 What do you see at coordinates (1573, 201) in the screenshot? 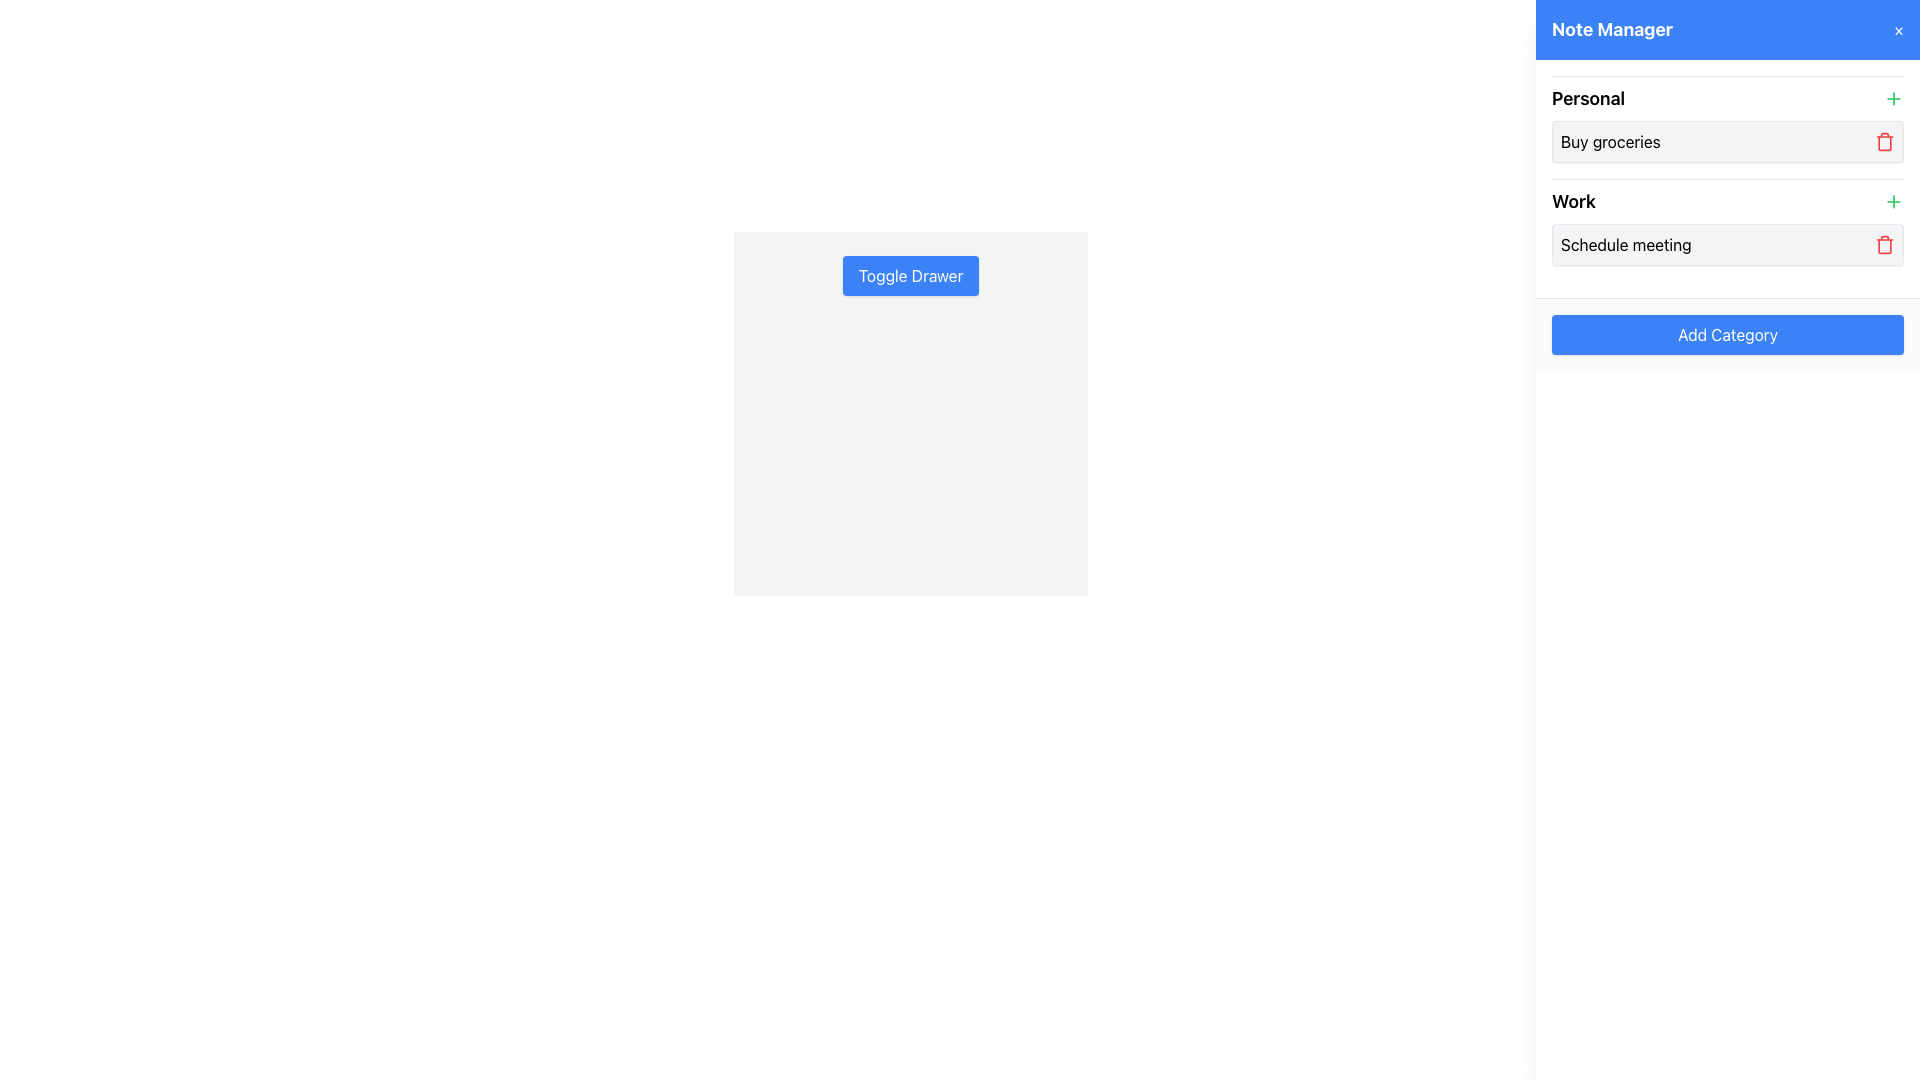
I see `the 'Work' label text, which is a bold black text element located in the 'Note Manager' panel, positioned below 'Buy groceries' and above 'Schedule meeting'` at bounding box center [1573, 201].